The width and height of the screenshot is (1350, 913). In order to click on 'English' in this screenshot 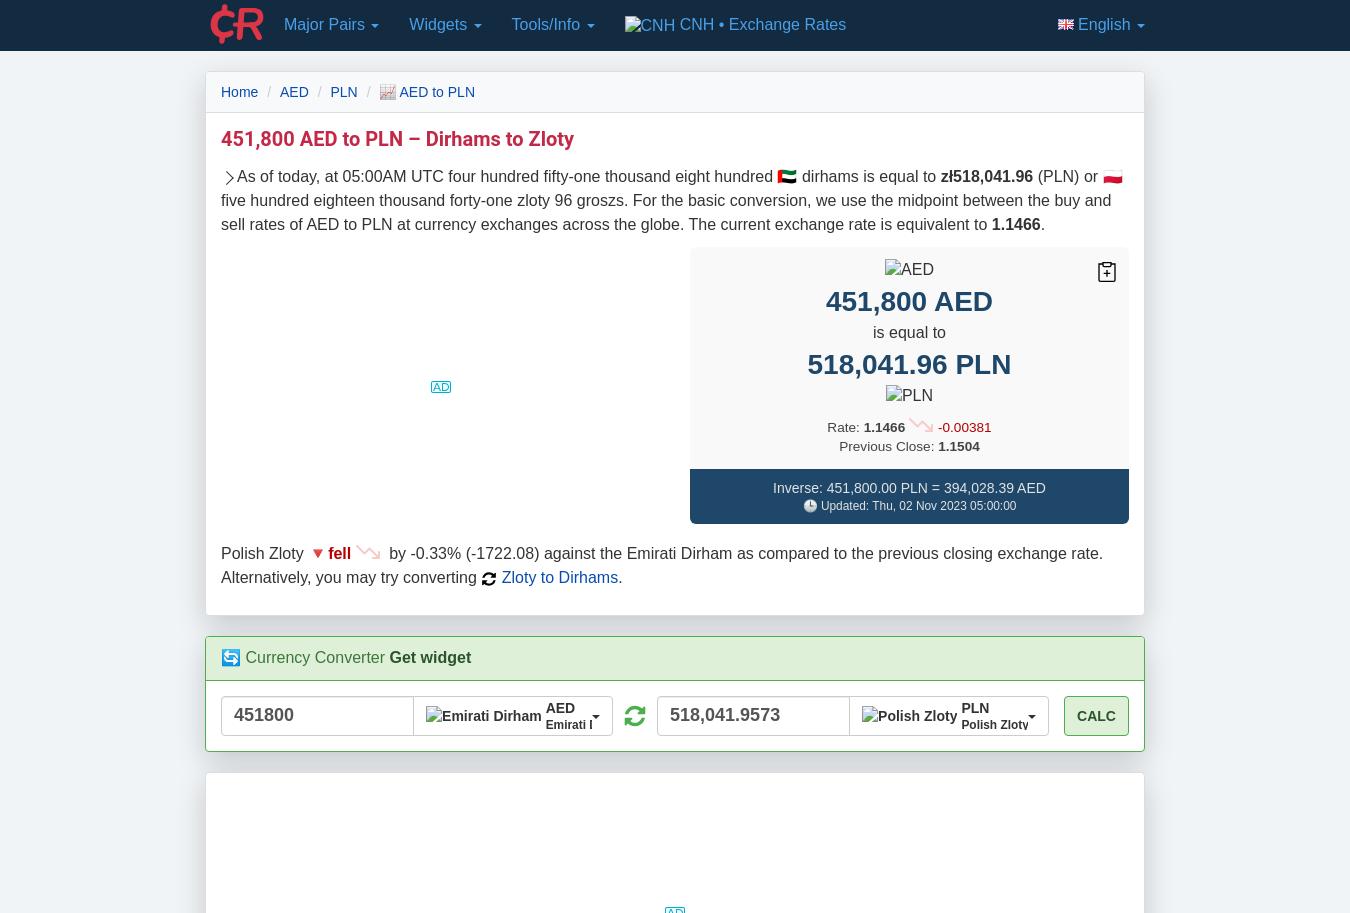, I will do `click(1106, 24)`.